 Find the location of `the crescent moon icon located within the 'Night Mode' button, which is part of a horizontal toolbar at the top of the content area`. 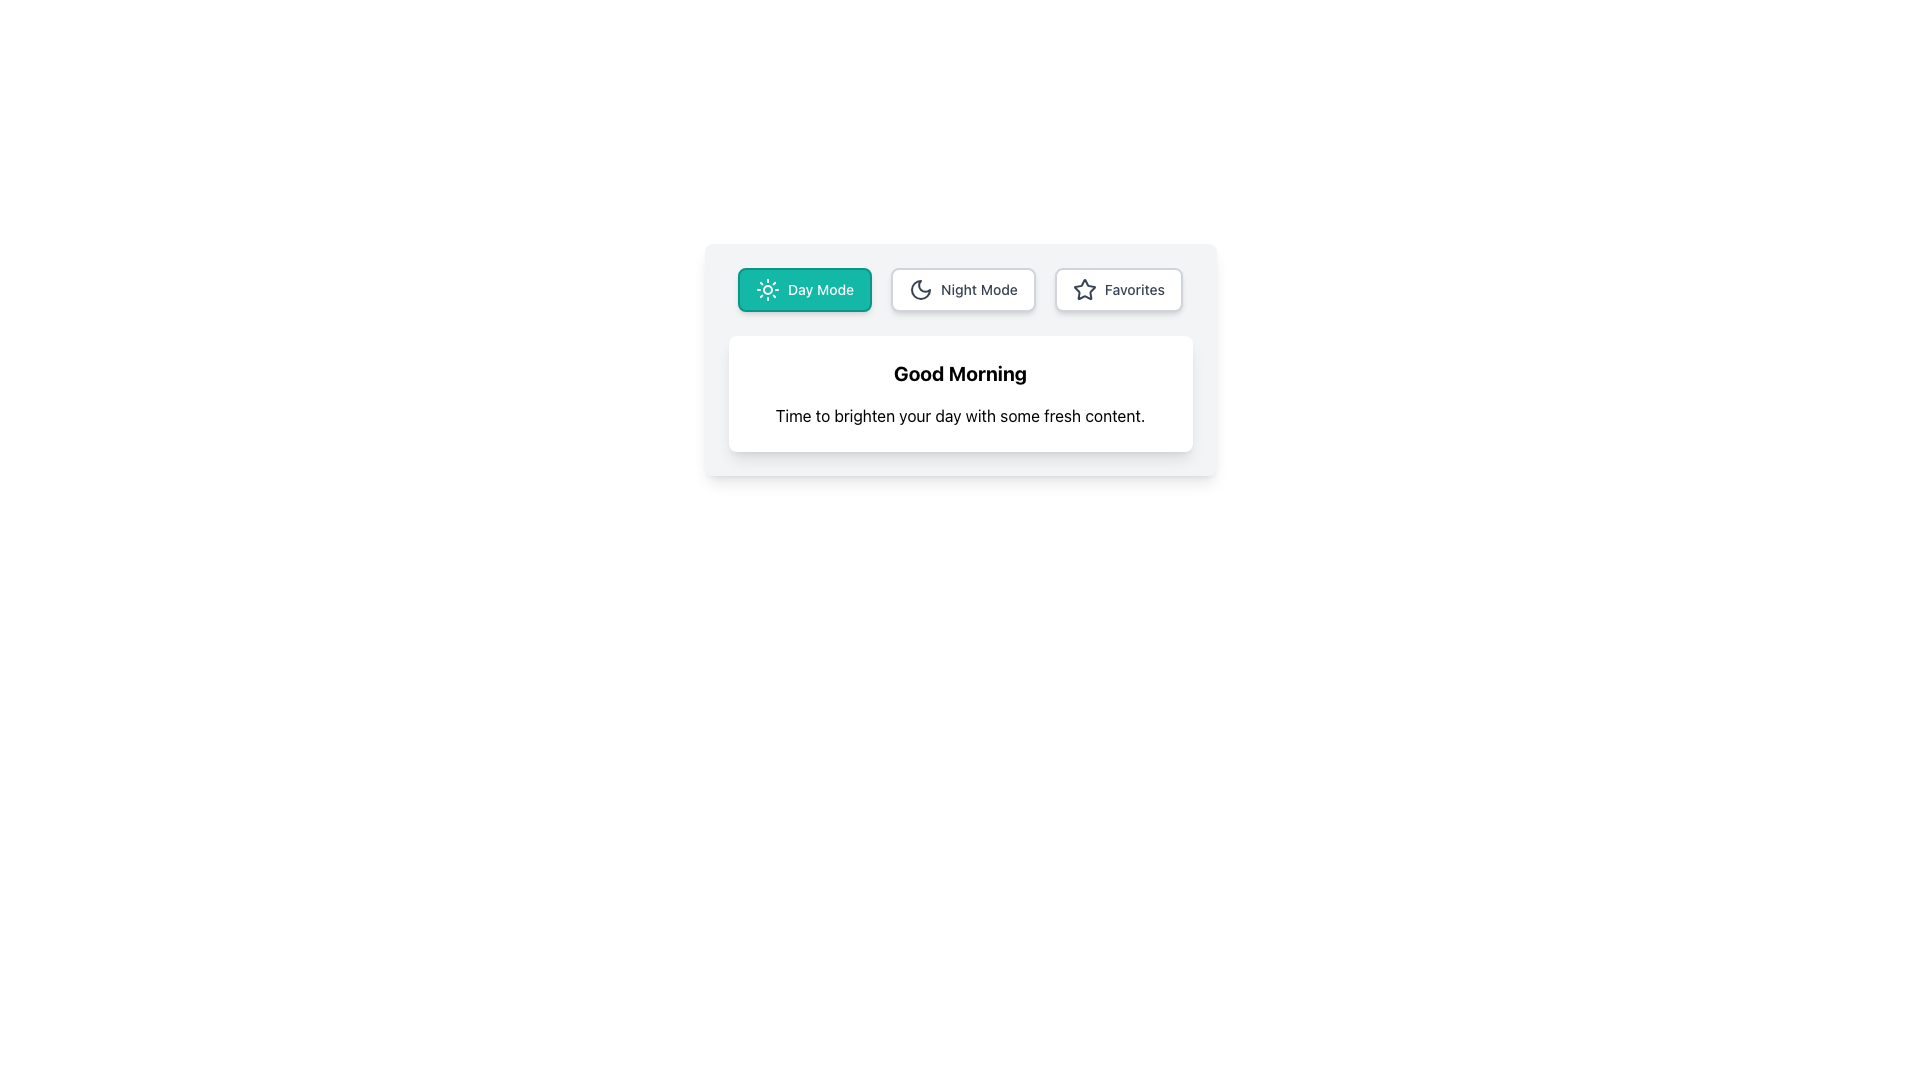

the crescent moon icon located within the 'Night Mode' button, which is part of a horizontal toolbar at the top of the content area is located at coordinates (920, 289).